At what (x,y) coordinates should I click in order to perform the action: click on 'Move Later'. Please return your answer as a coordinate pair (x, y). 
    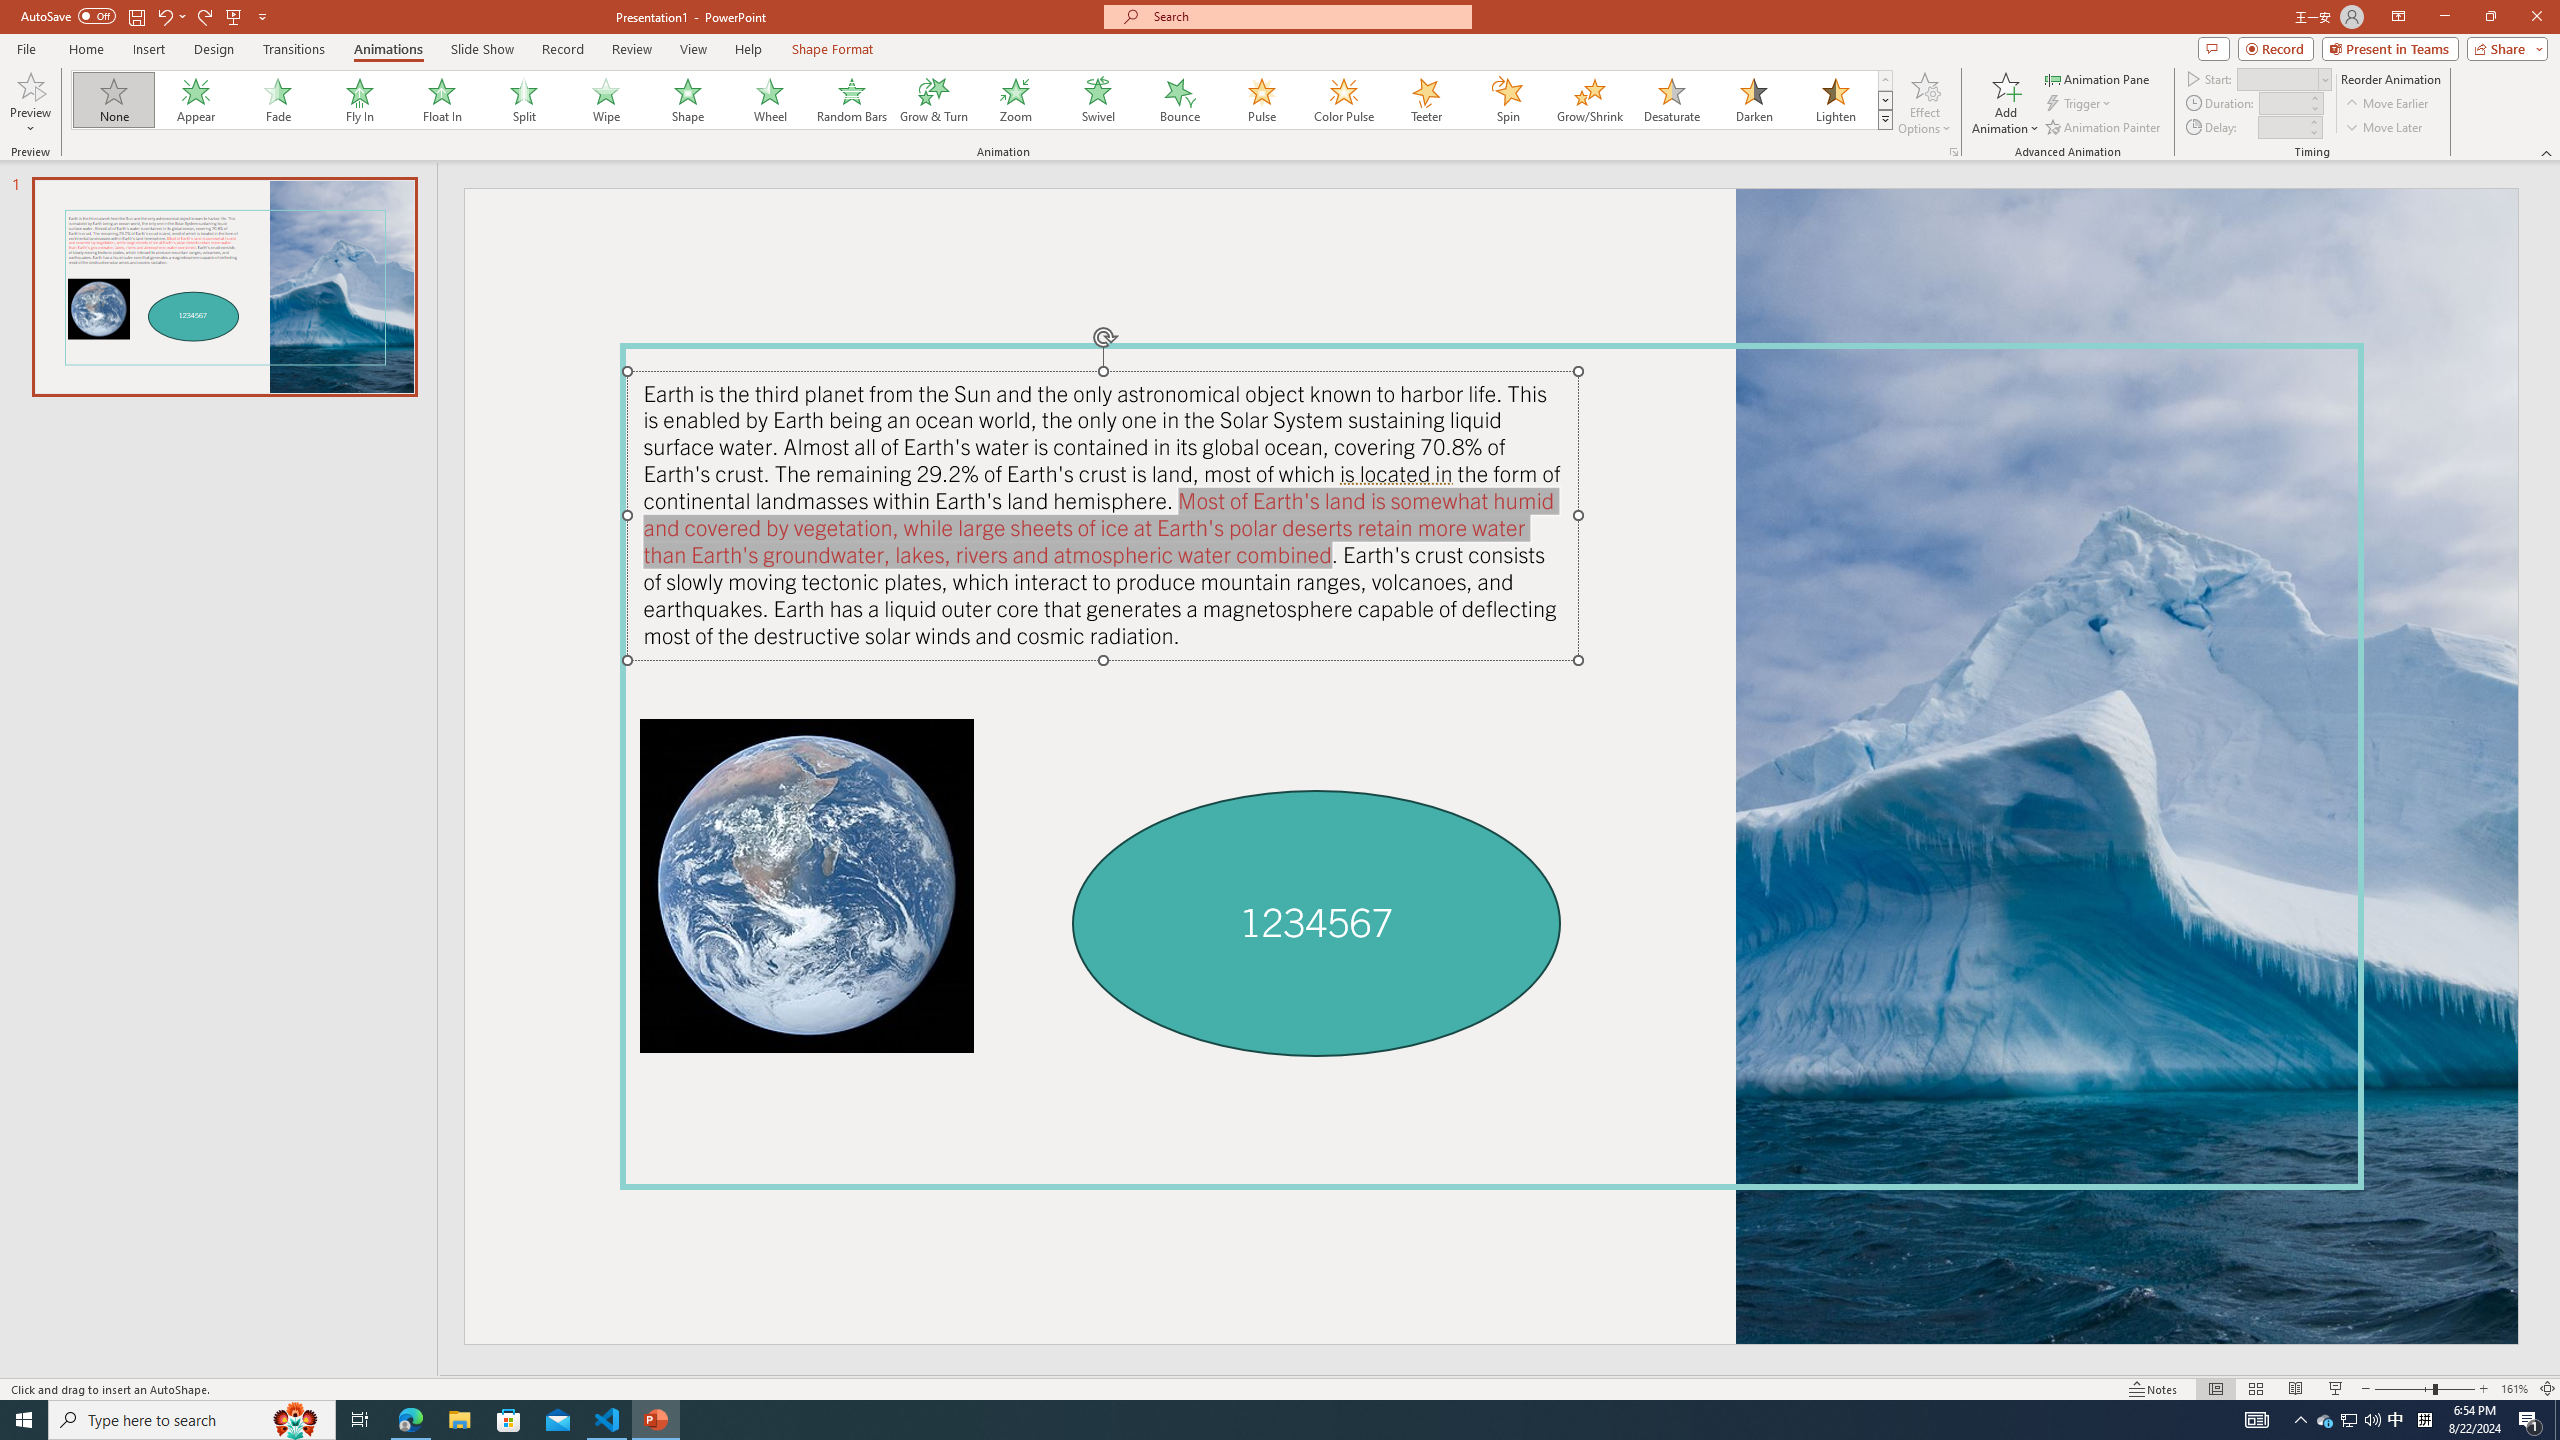
    Looking at the image, I should click on (2384, 127).